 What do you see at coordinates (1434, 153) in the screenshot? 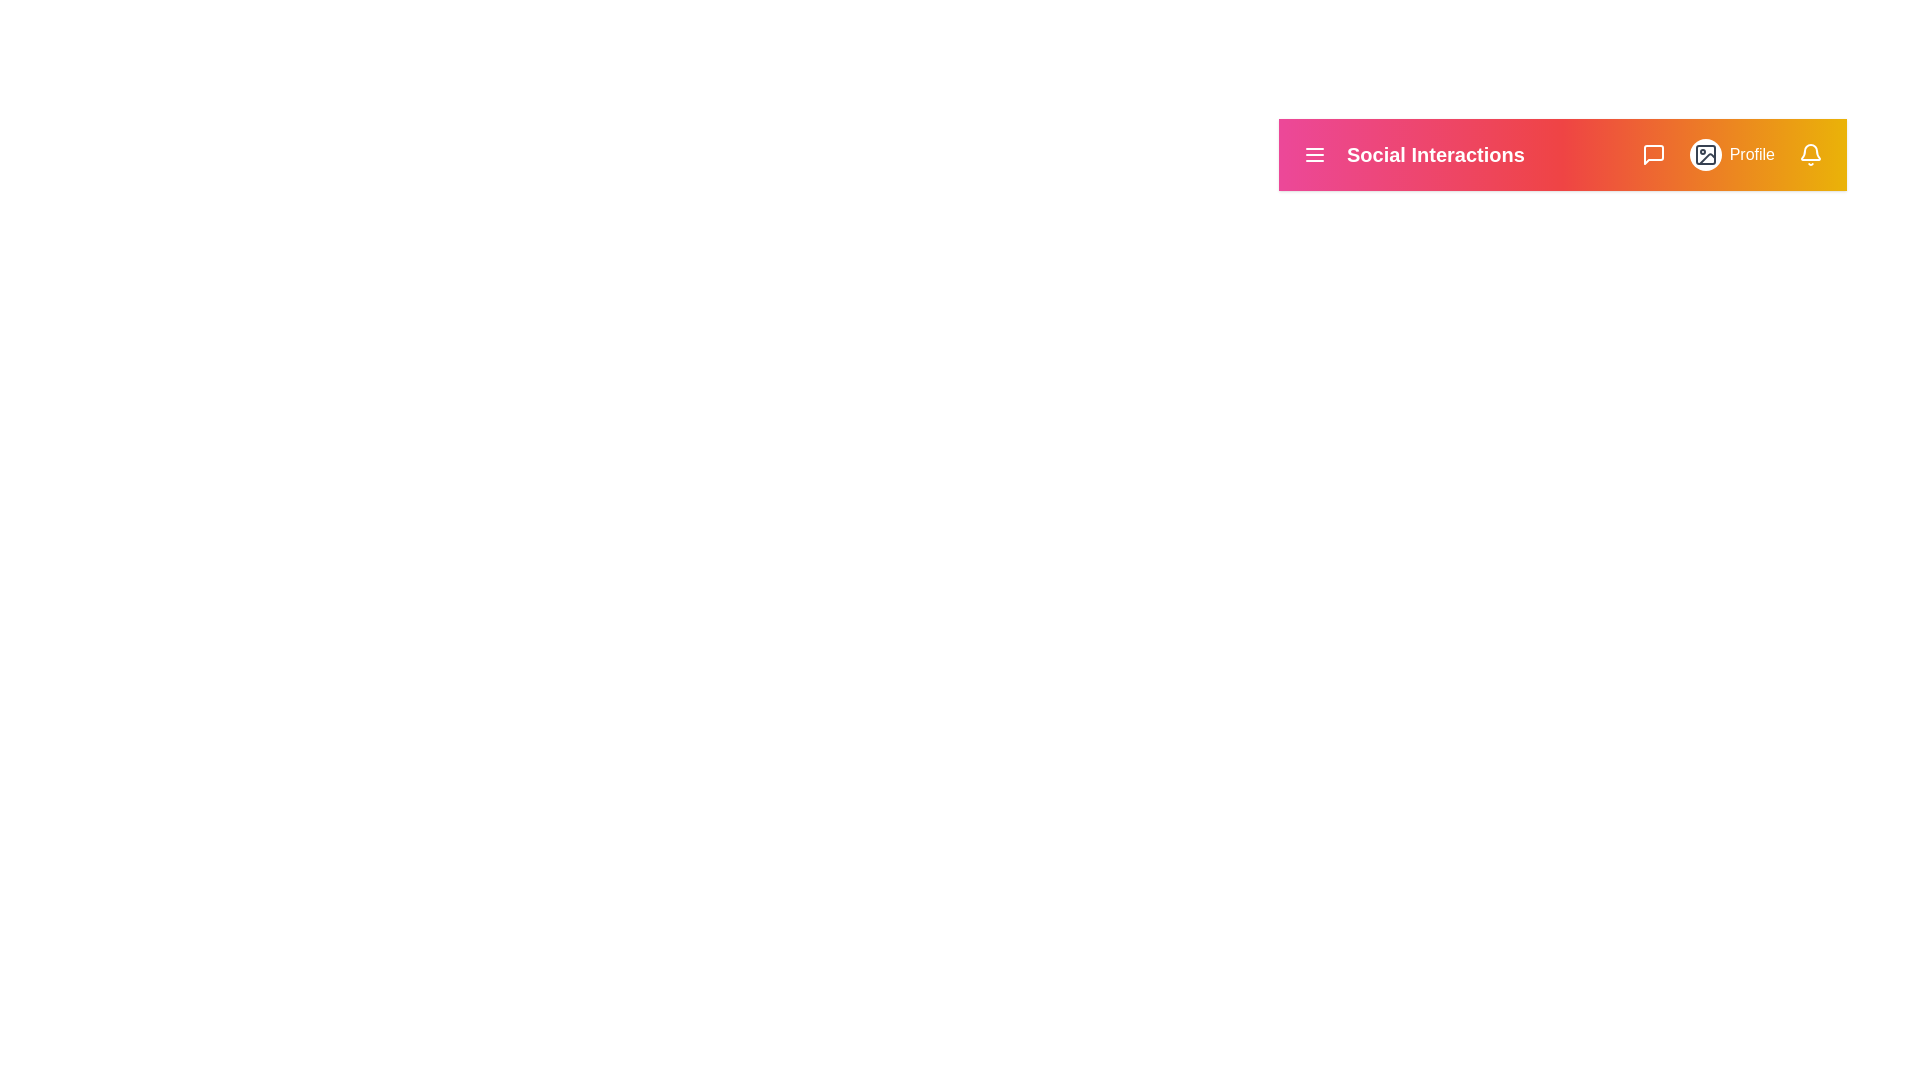
I see `the header text 'Social Interactions' to focus on it` at bounding box center [1434, 153].